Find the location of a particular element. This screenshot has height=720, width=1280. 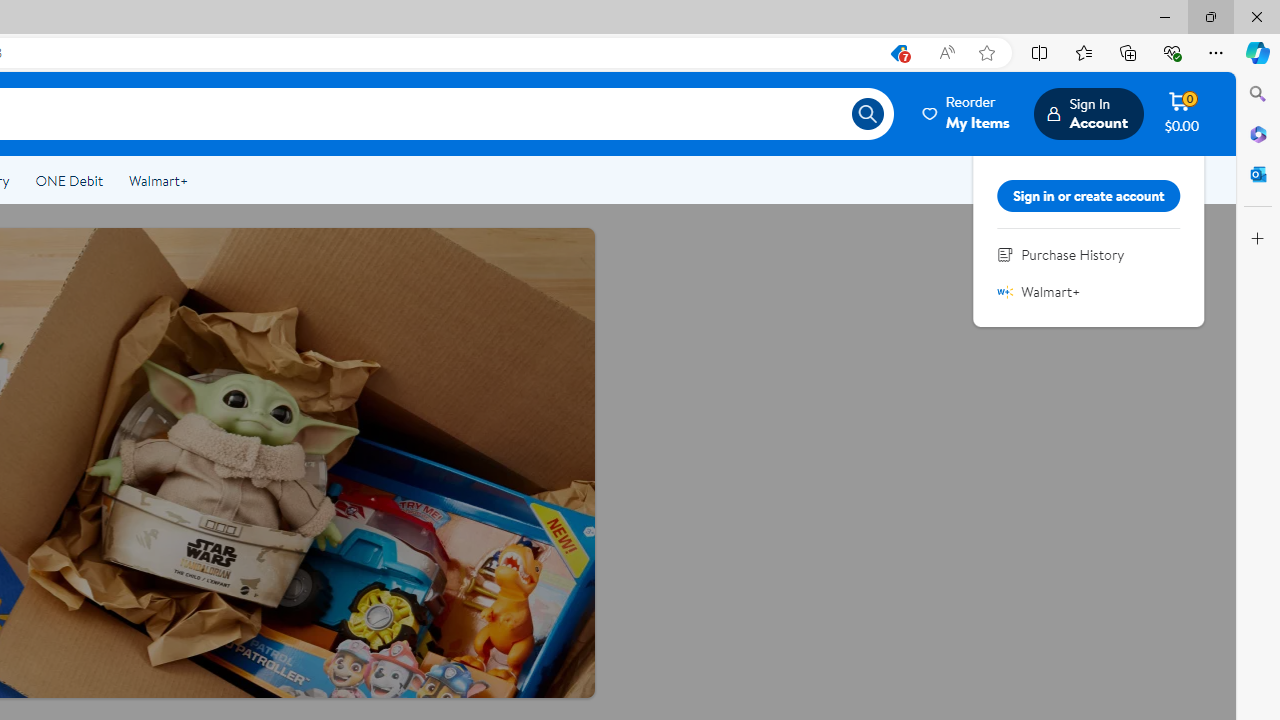

'Reorder My Items' is located at coordinates (967, 113).